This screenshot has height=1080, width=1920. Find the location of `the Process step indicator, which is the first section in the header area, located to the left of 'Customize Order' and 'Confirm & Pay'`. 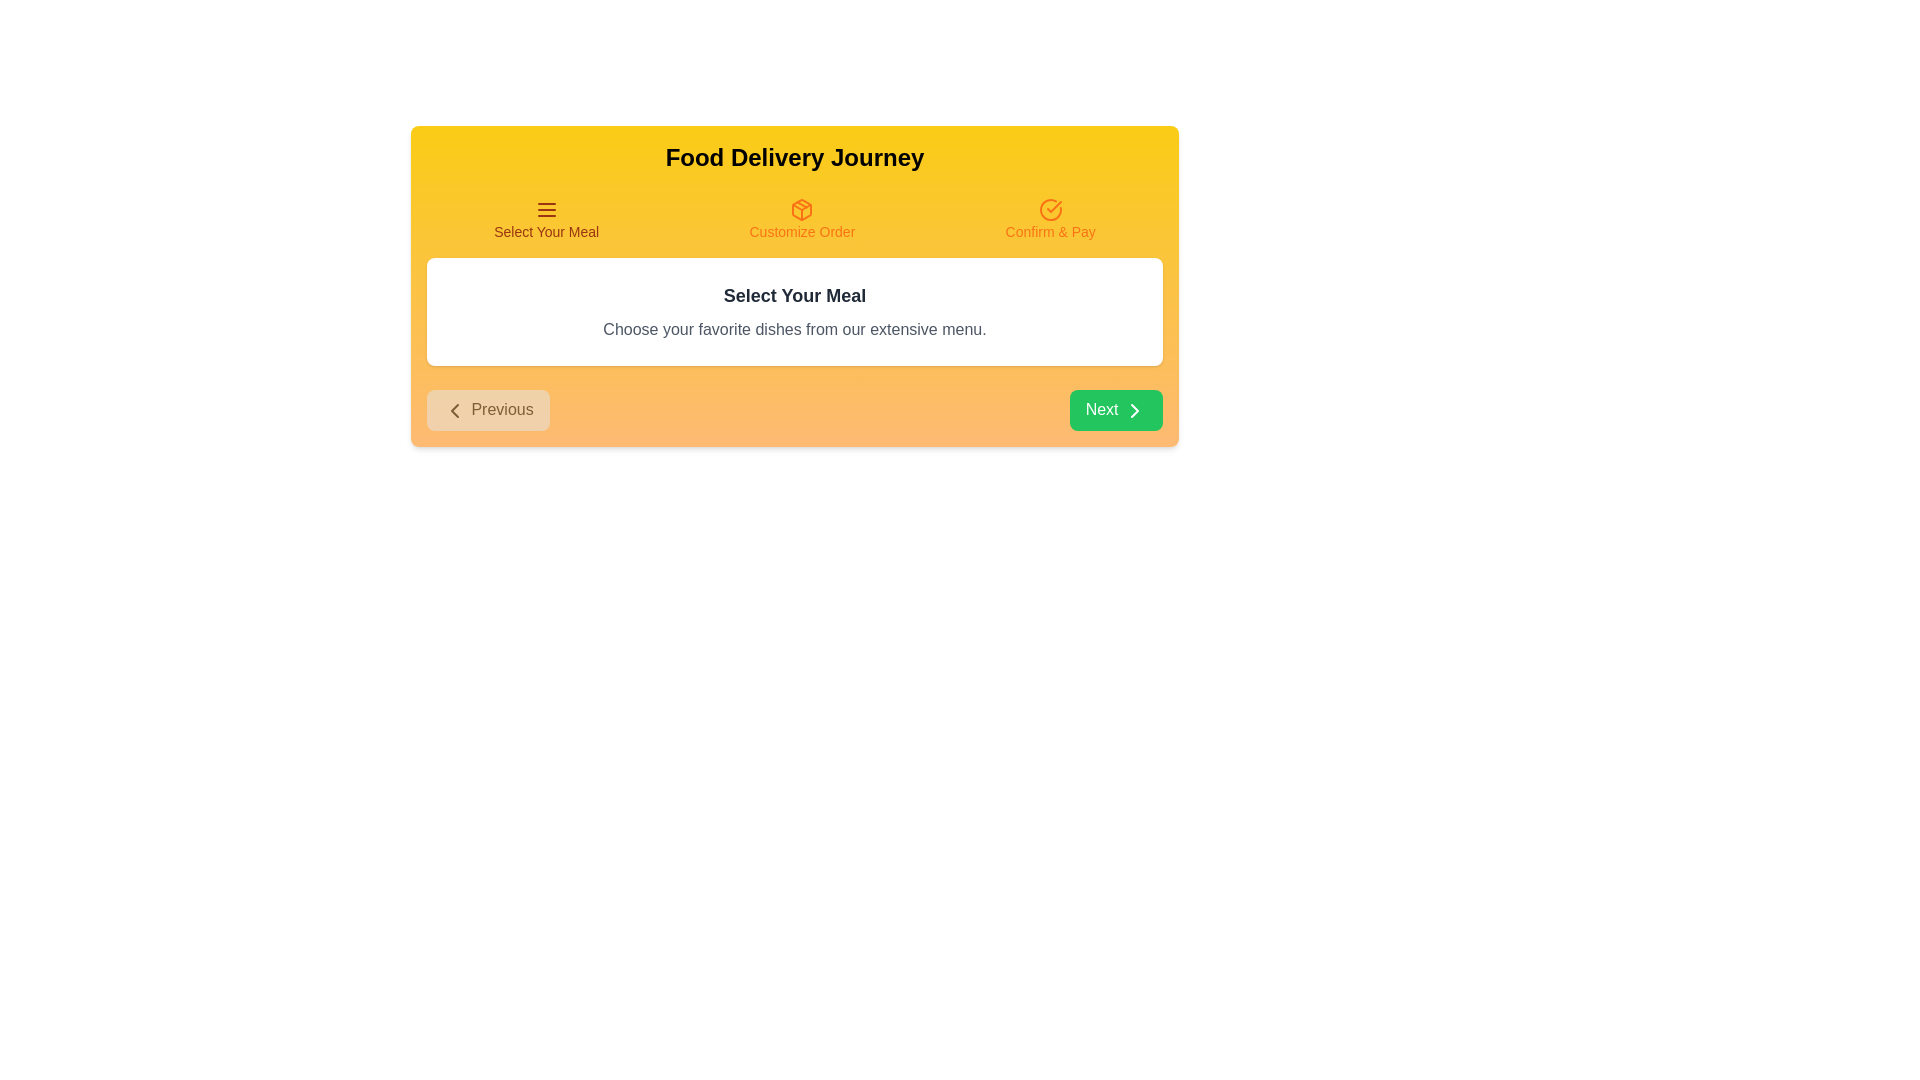

the Process step indicator, which is the first section in the header area, located to the left of 'Customize Order' and 'Confirm & Pay' is located at coordinates (546, 219).